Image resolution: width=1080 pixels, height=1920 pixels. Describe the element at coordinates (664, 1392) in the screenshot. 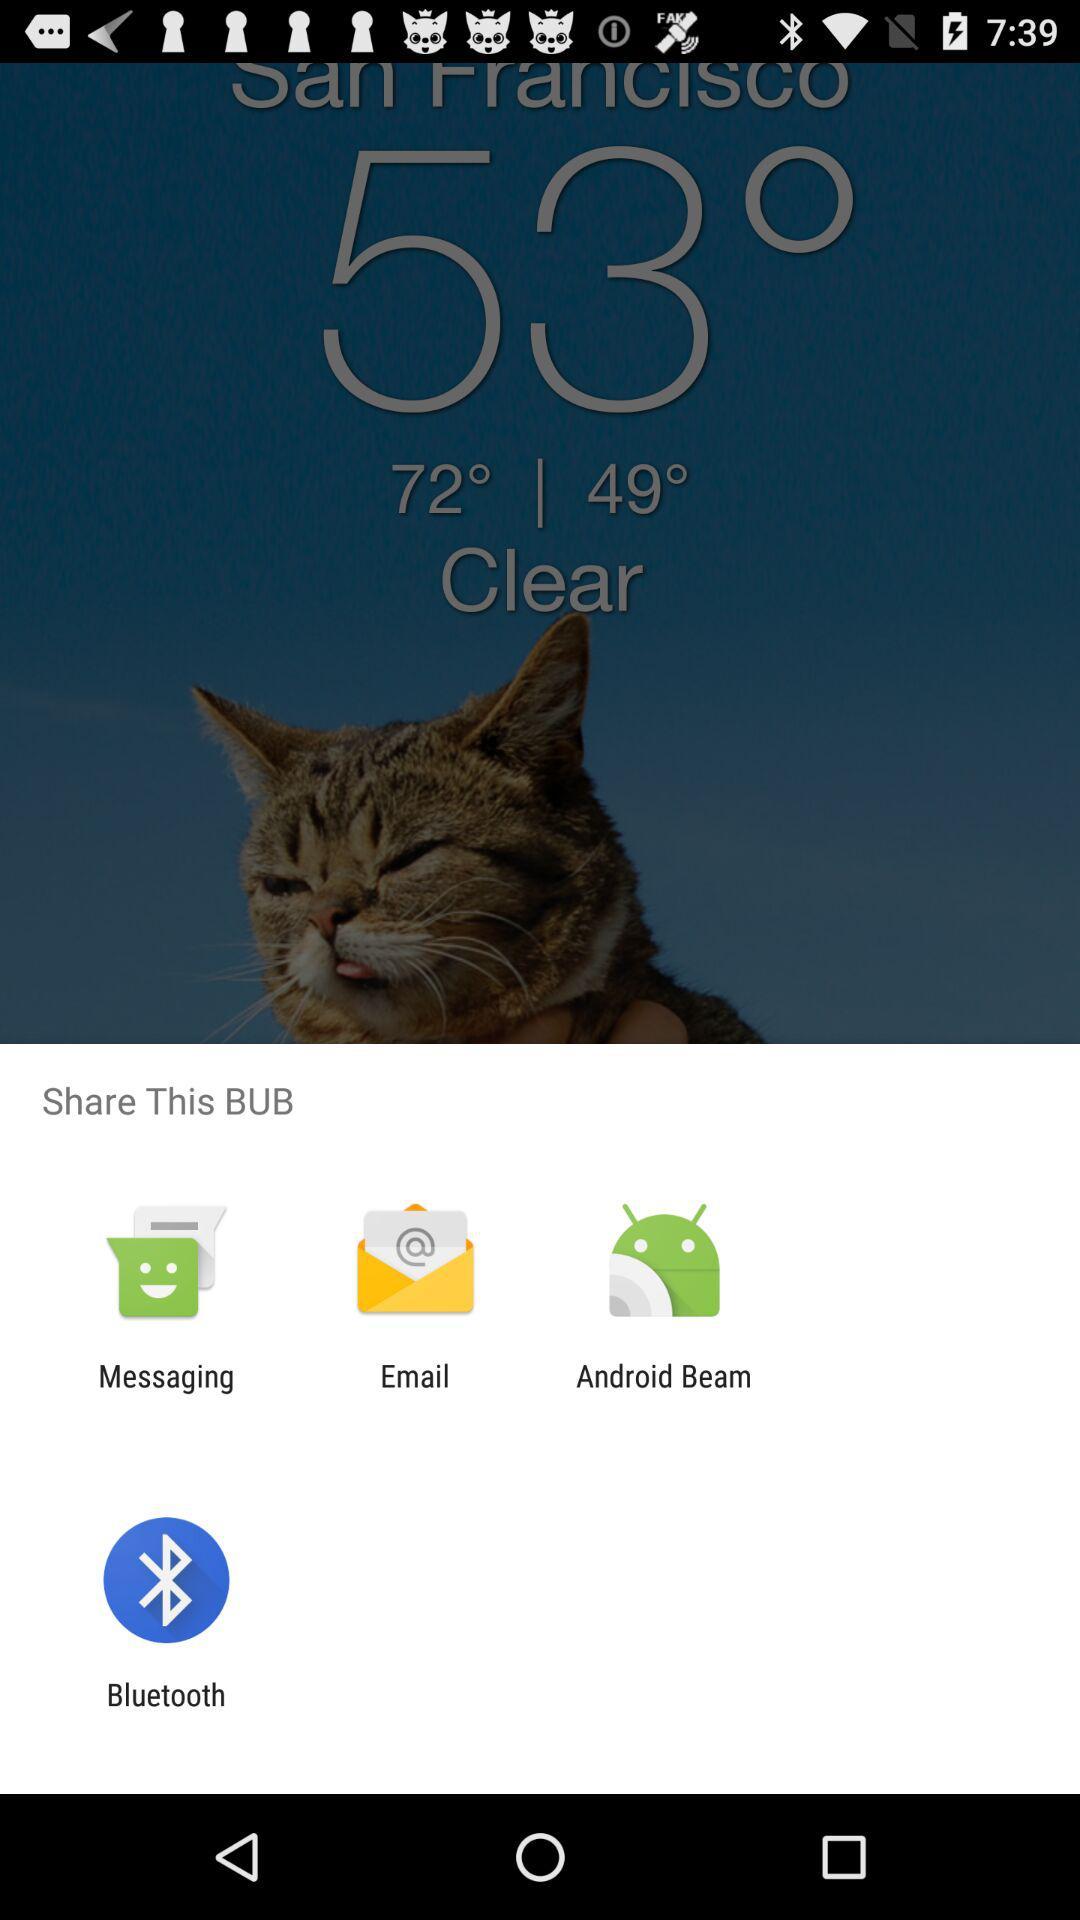

I see `the android beam item` at that location.